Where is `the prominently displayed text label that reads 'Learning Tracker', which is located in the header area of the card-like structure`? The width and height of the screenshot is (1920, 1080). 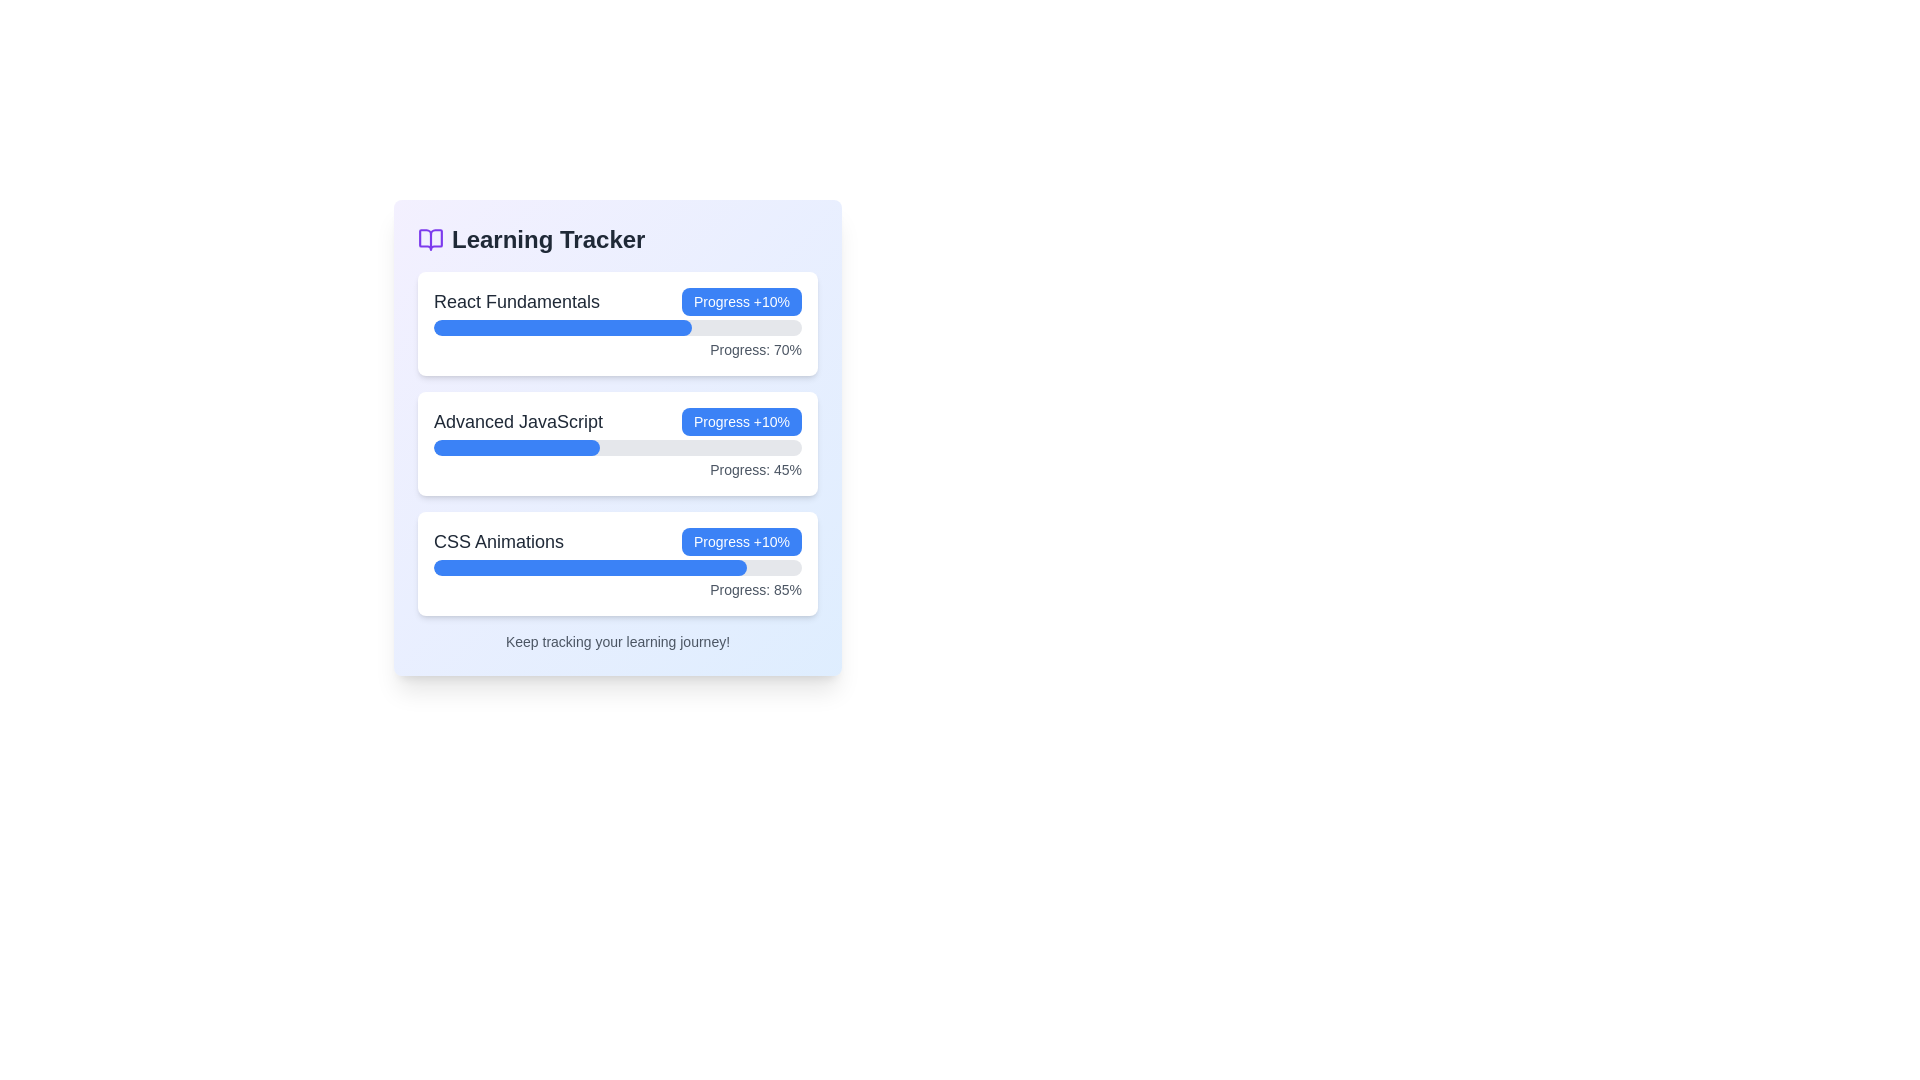
the prominently displayed text label that reads 'Learning Tracker', which is located in the header area of the card-like structure is located at coordinates (548, 238).